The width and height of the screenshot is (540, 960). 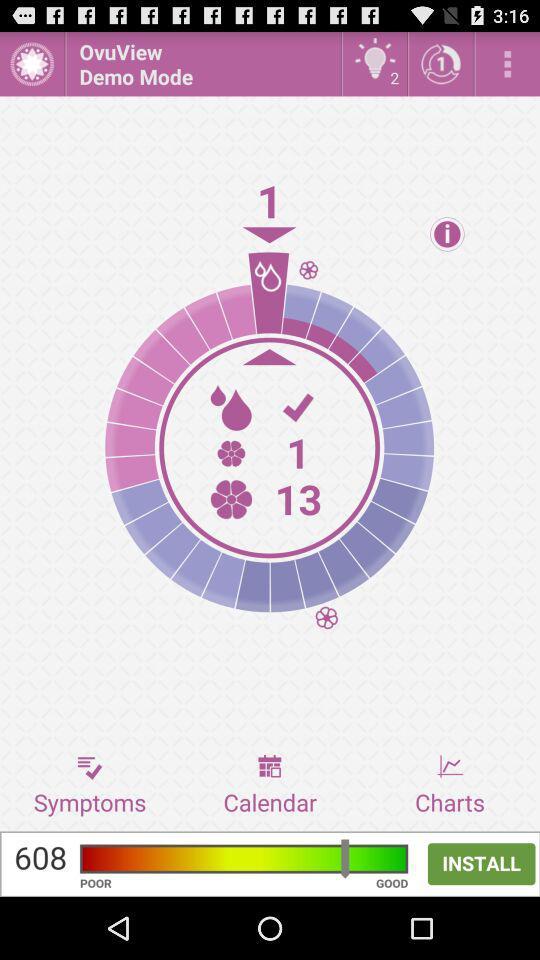 I want to click on install app, so click(x=270, y=863).